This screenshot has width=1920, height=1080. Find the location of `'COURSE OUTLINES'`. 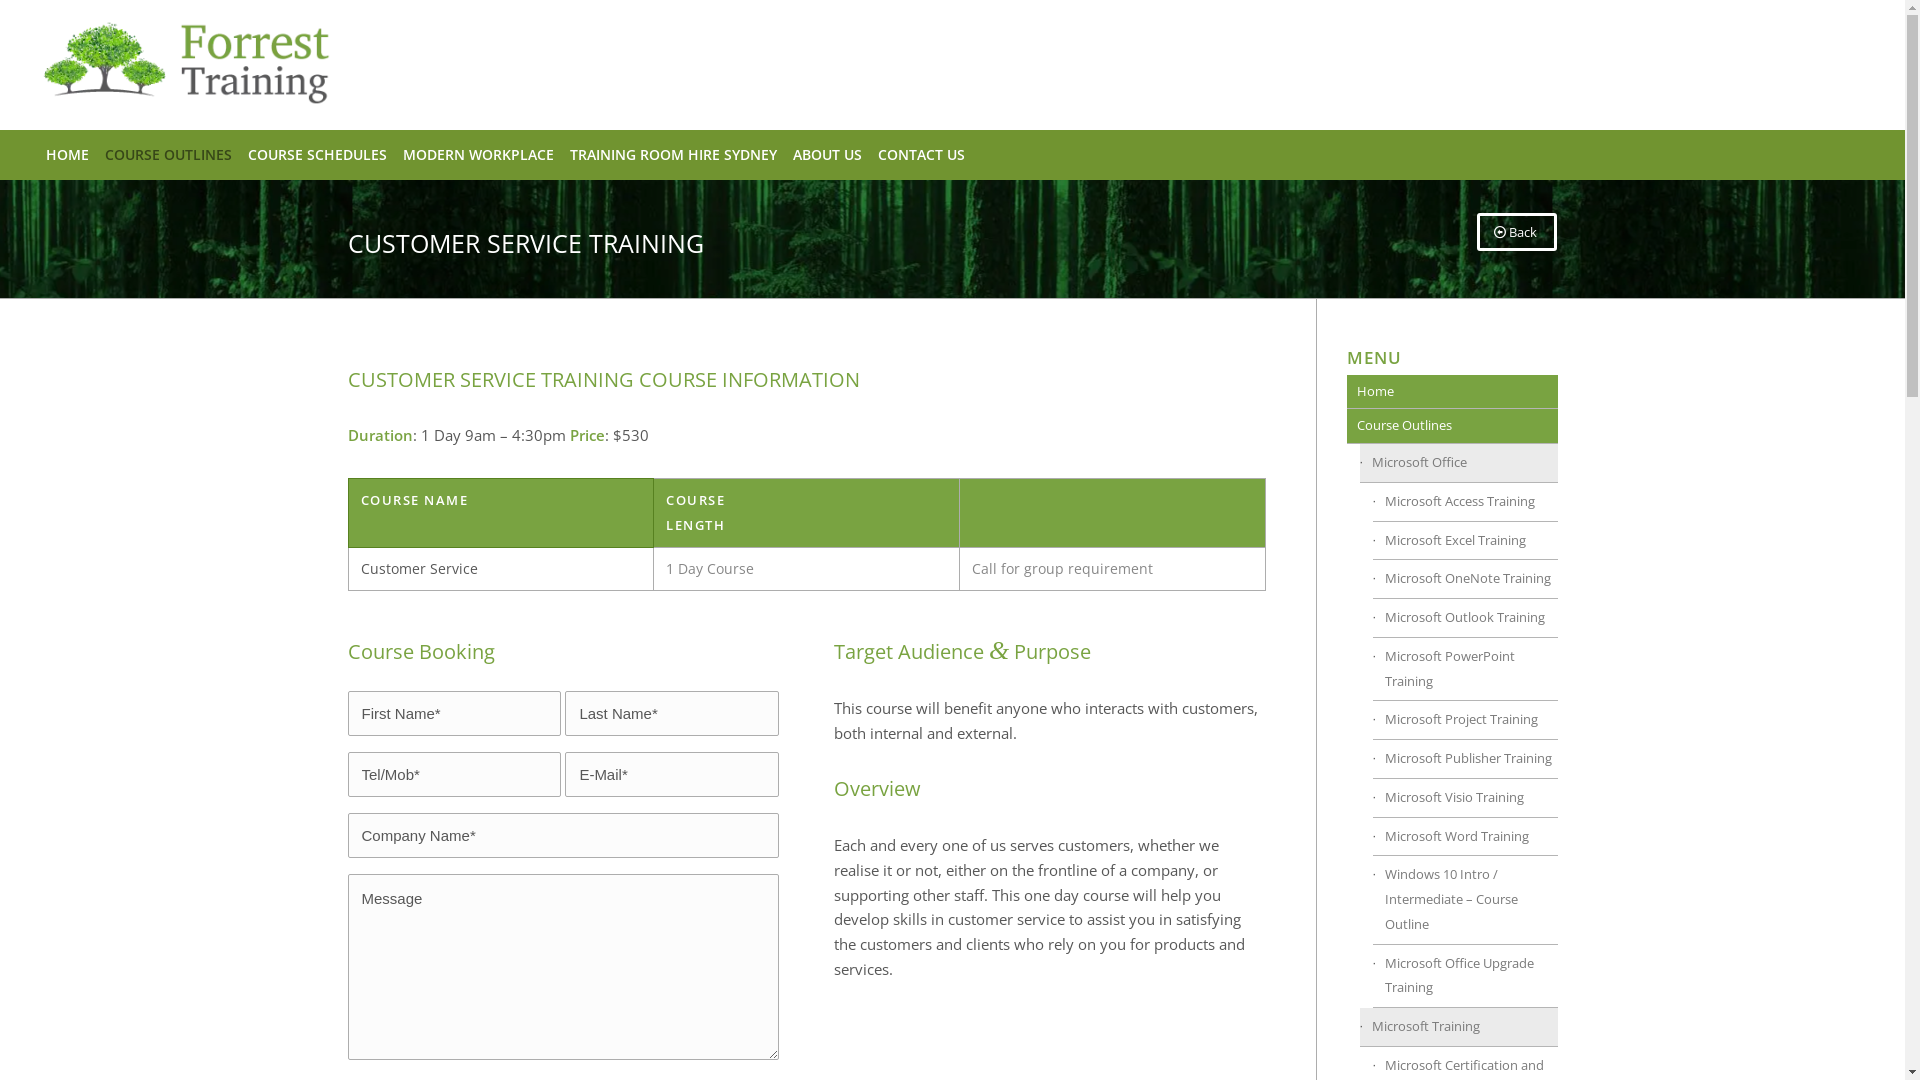

'COURSE OUTLINES' is located at coordinates (168, 153).